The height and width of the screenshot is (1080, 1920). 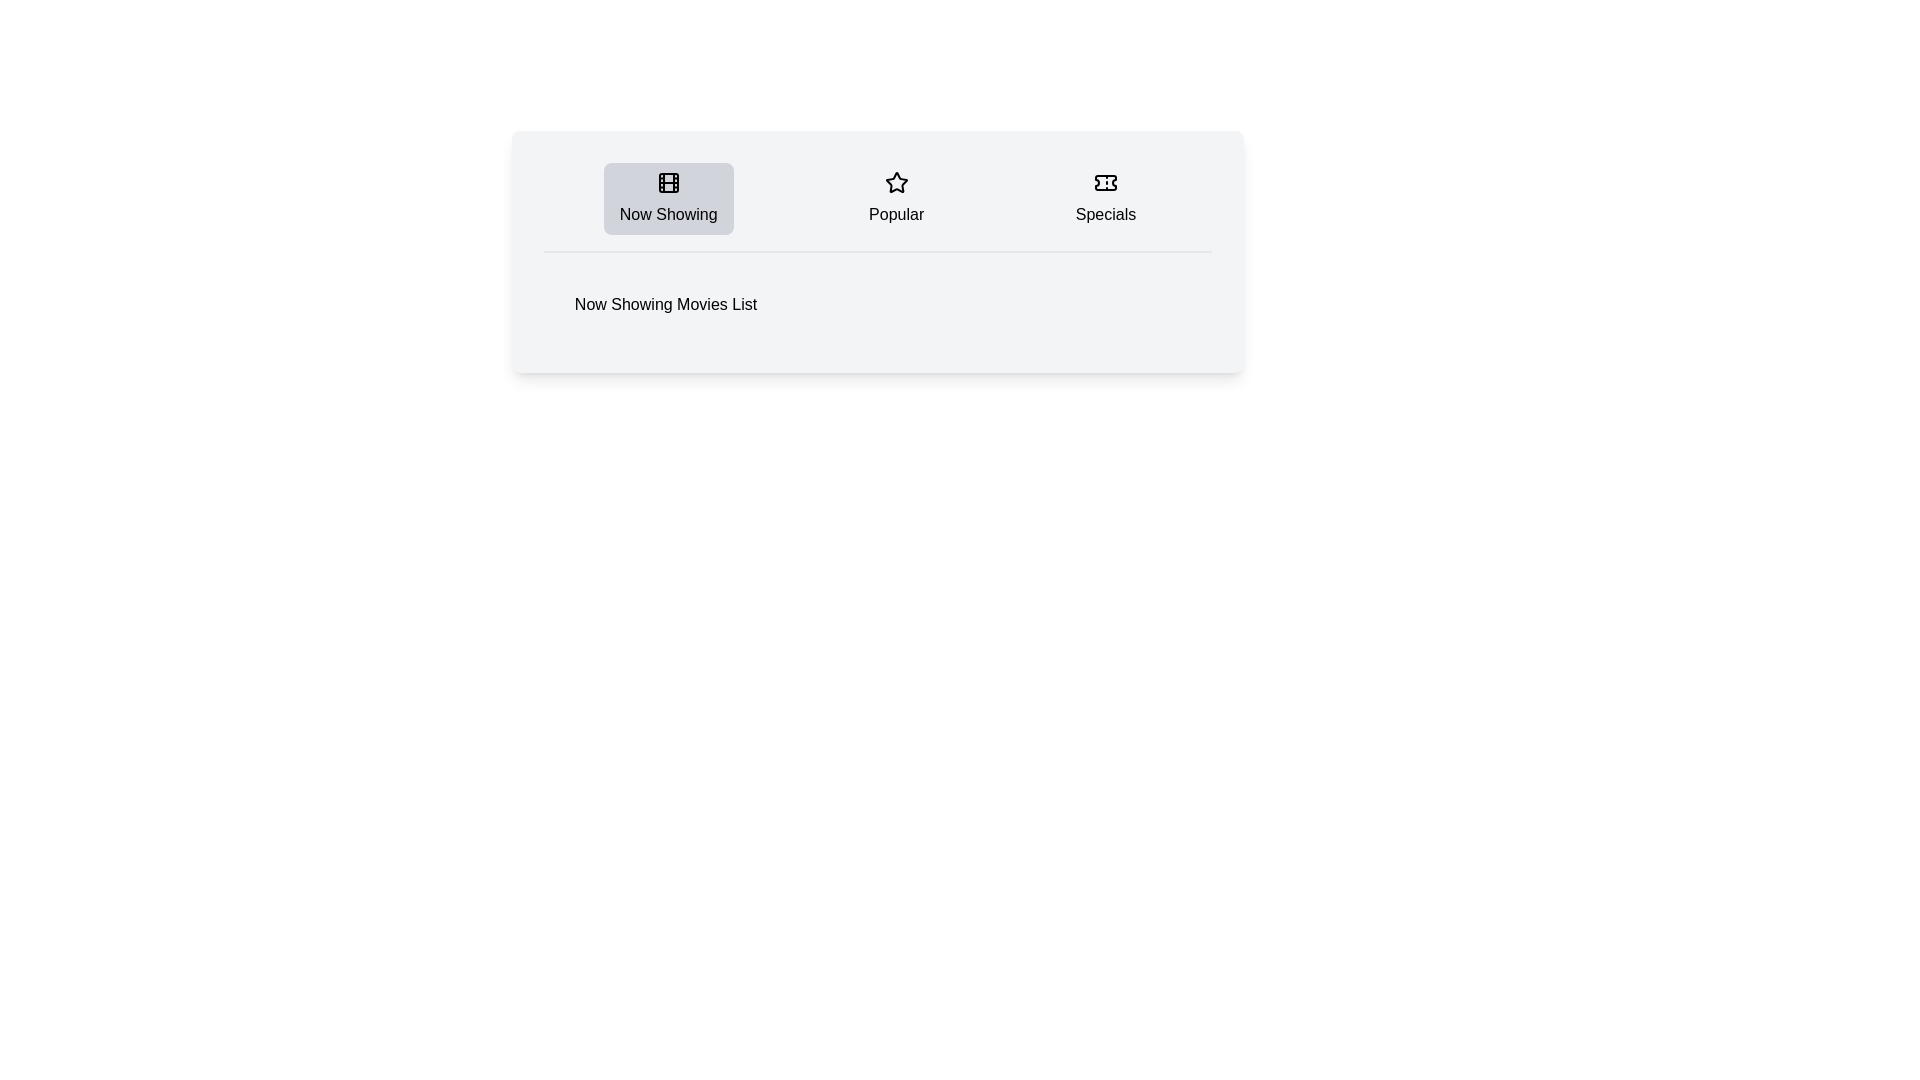 What do you see at coordinates (1104, 199) in the screenshot?
I see `the Specials tab by clicking on its button` at bounding box center [1104, 199].